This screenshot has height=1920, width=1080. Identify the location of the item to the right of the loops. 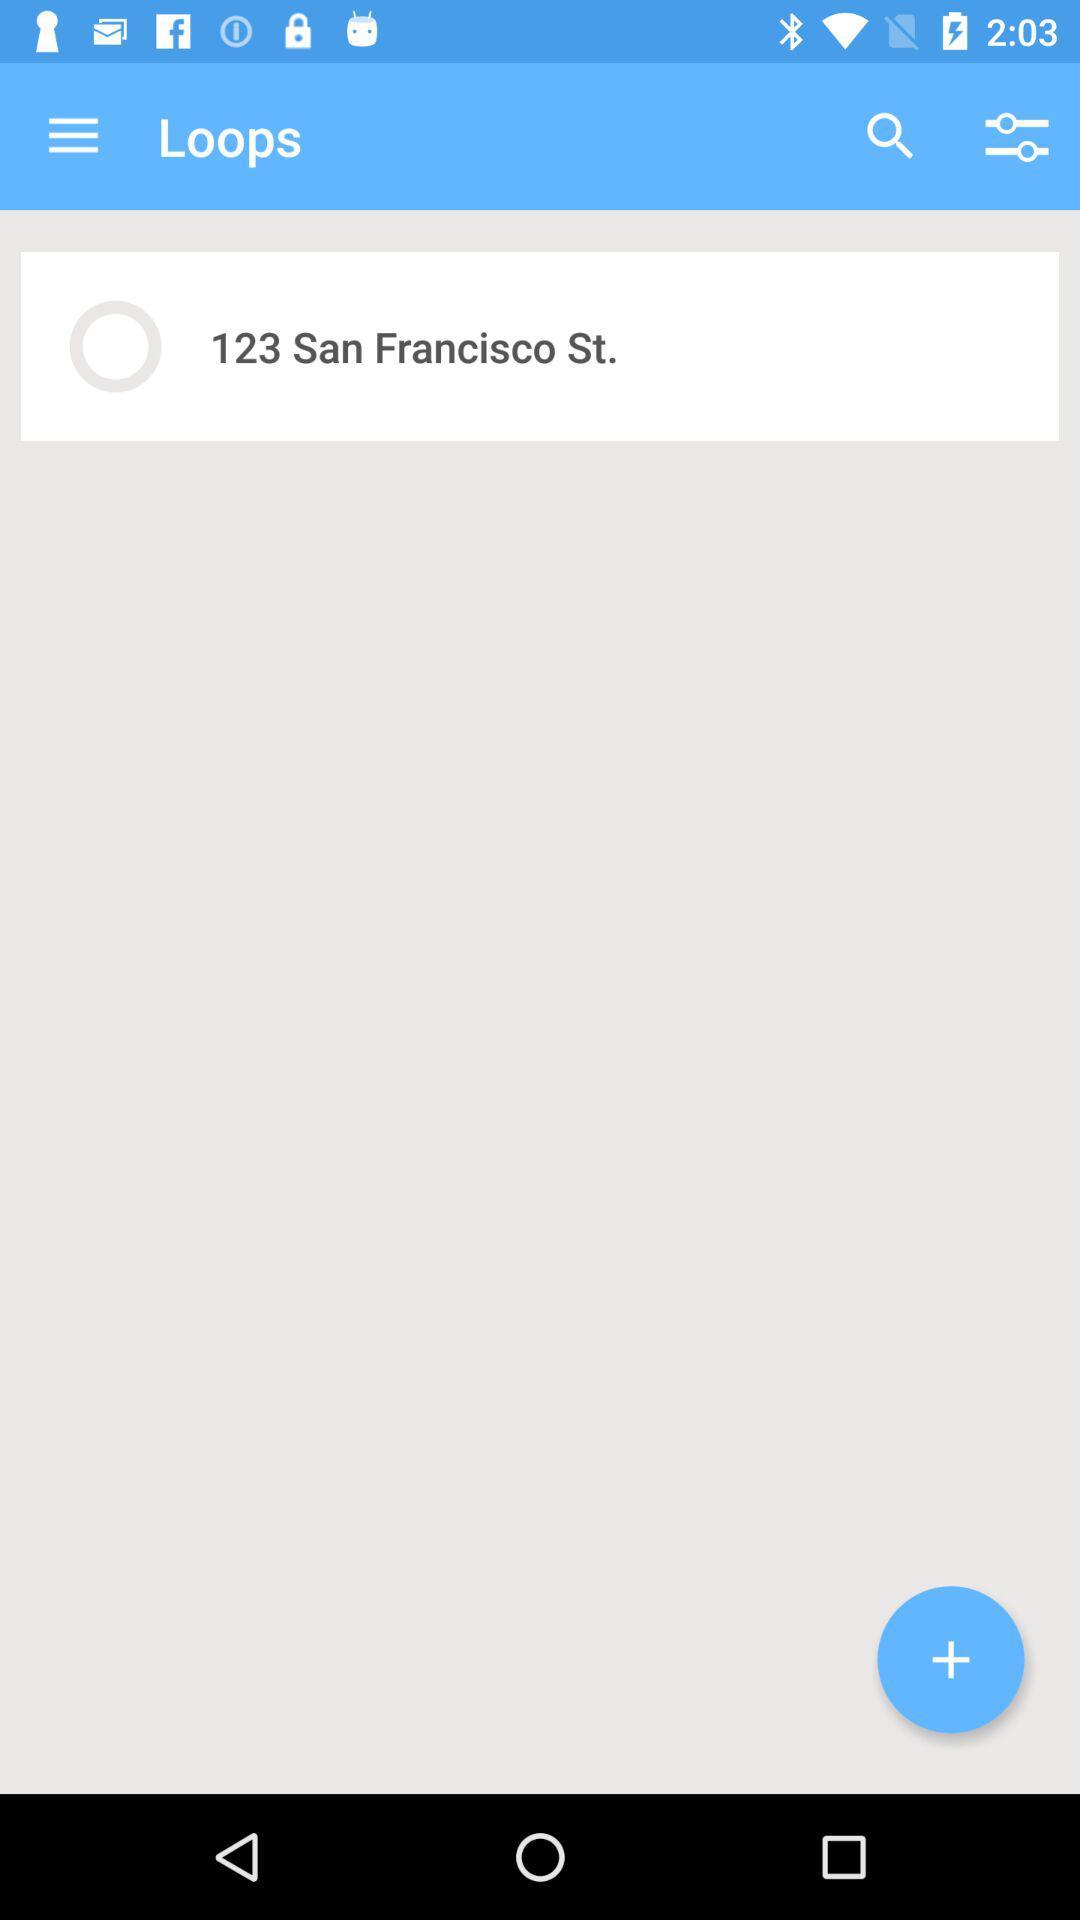
(890, 135).